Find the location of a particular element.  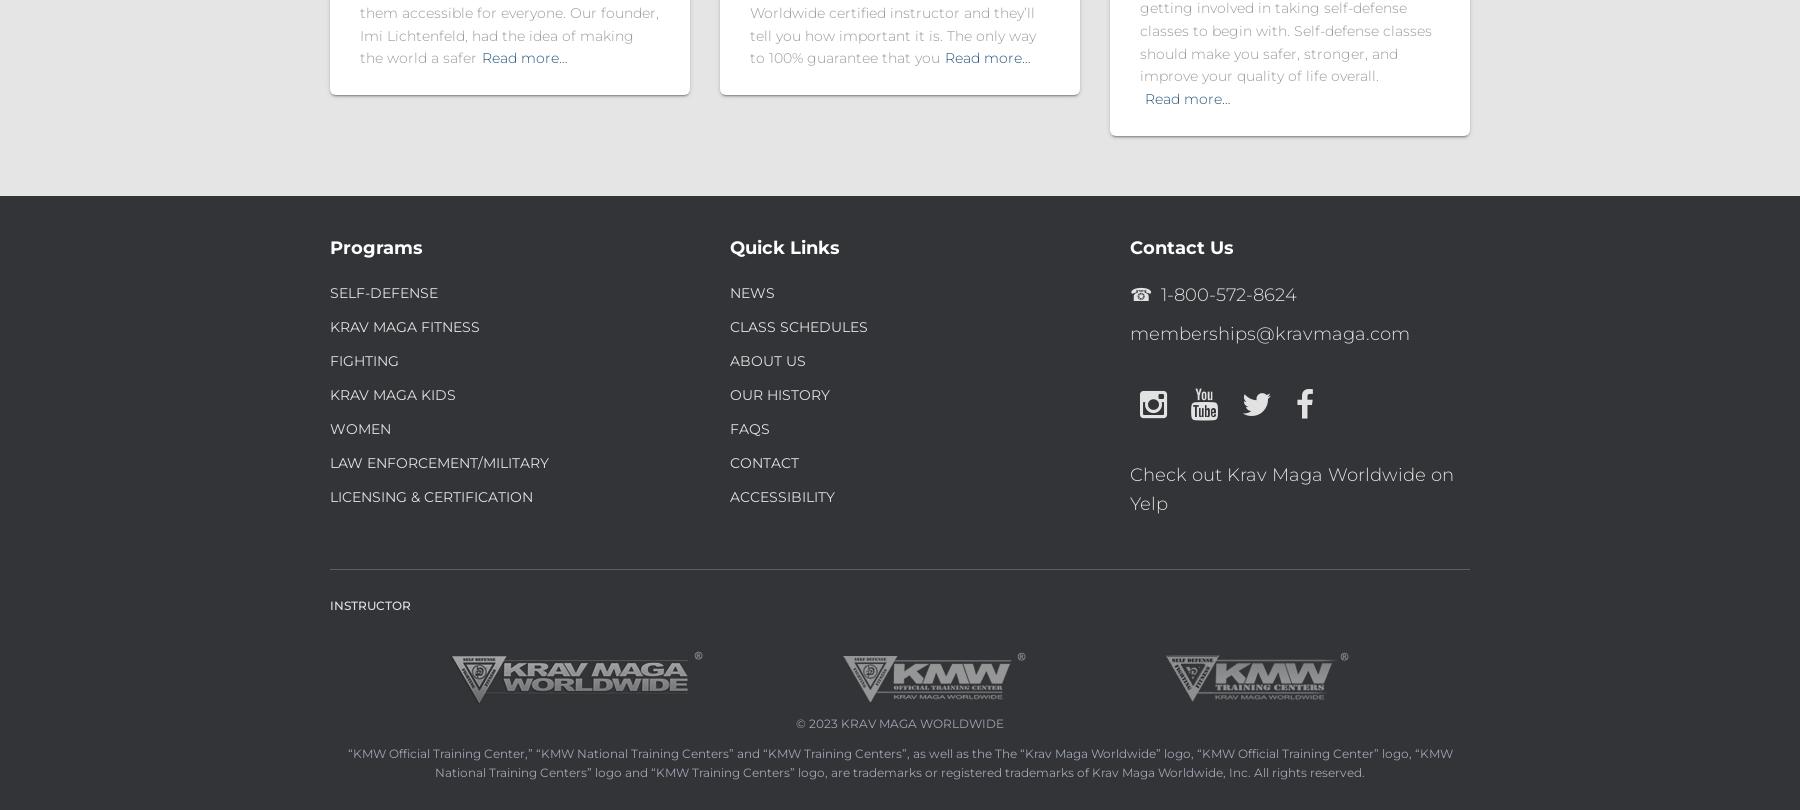

'Class Schedules' is located at coordinates (729, 325).